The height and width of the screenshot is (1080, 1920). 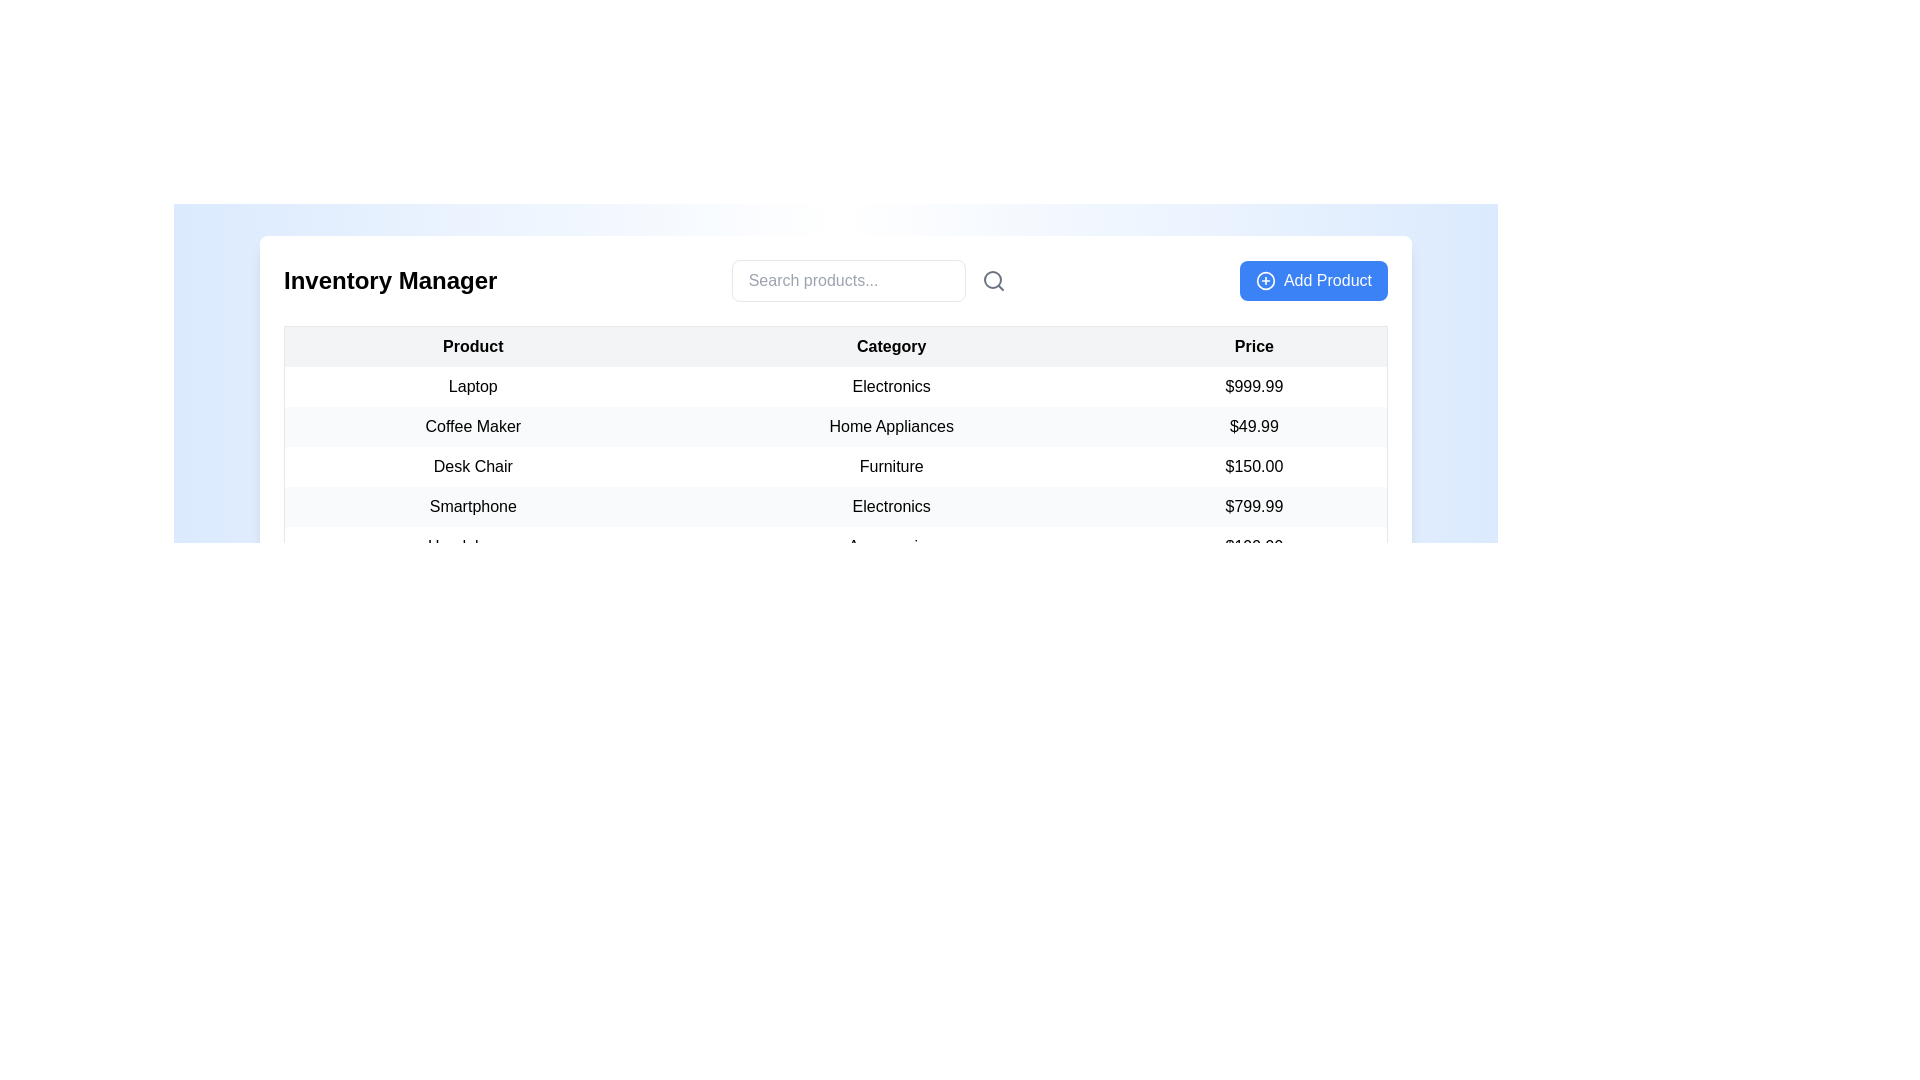 I want to click on the price label for the 'Coffee Maker' product in the table under the 'Price' column, which is non-interactive information, so click(x=1253, y=426).